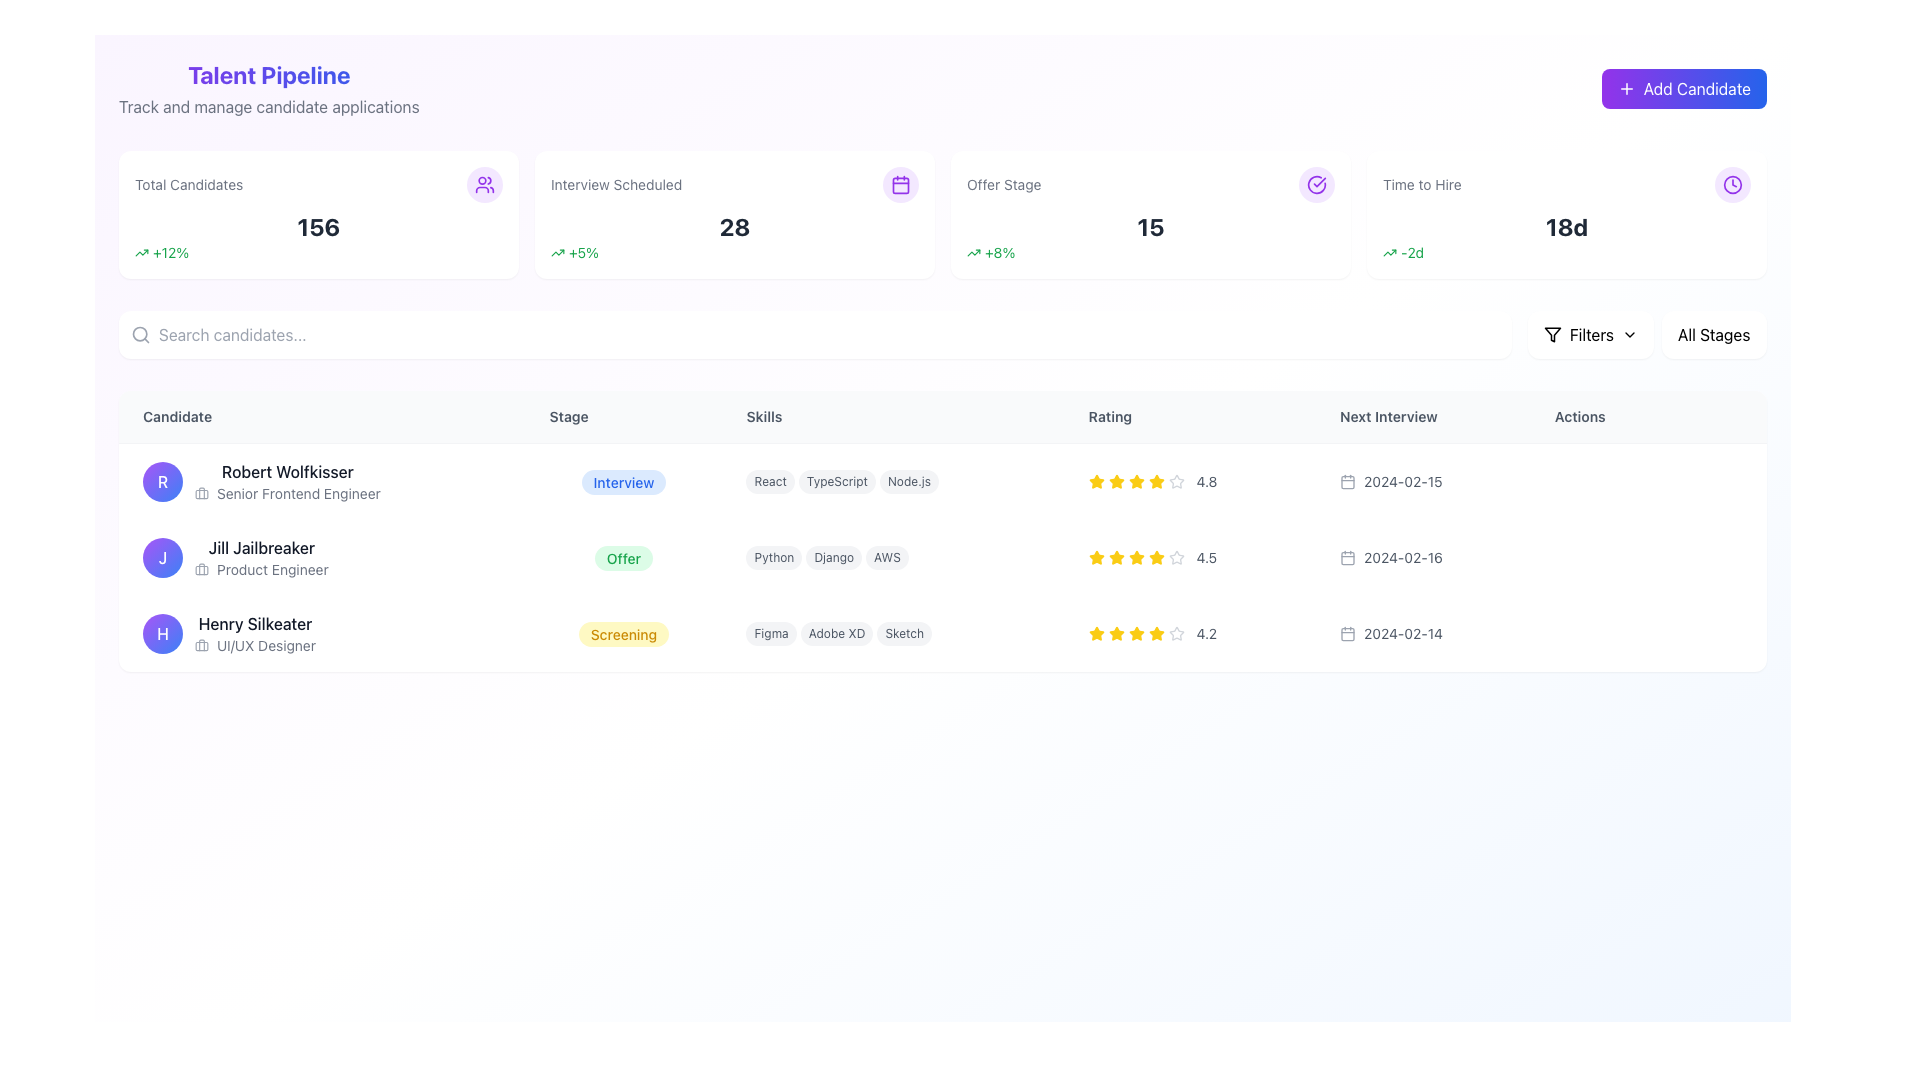 The width and height of the screenshot is (1920, 1080). Describe the element at coordinates (1136, 558) in the screenshot. I see `the yellow star icon that is the fourth in a sequence of five stars in the 'Rating' column of the second row of the data table` at that location.